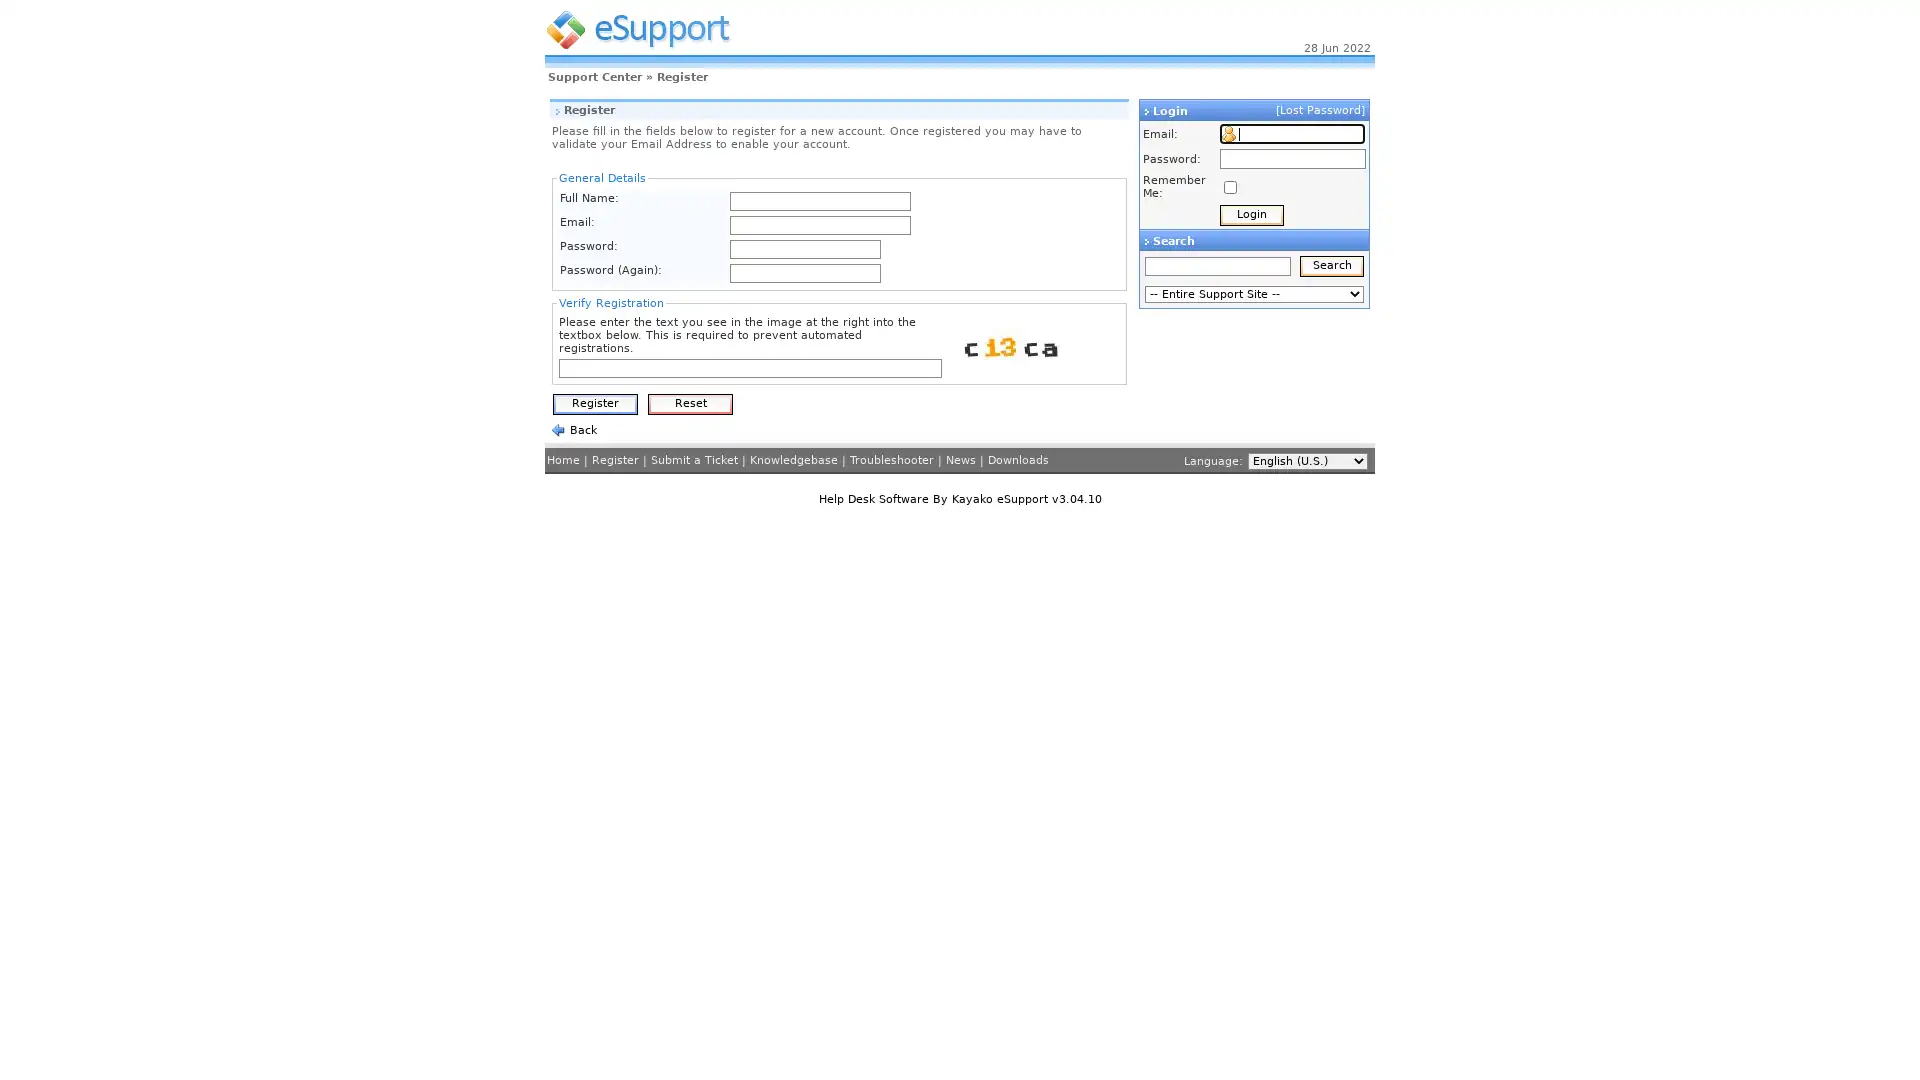 The height and width of the screenshot is (1080, 1920). What do you see at coordinates (1332, 265) in the screenshot?
I see `Search` at bounding box center [1332, 265].